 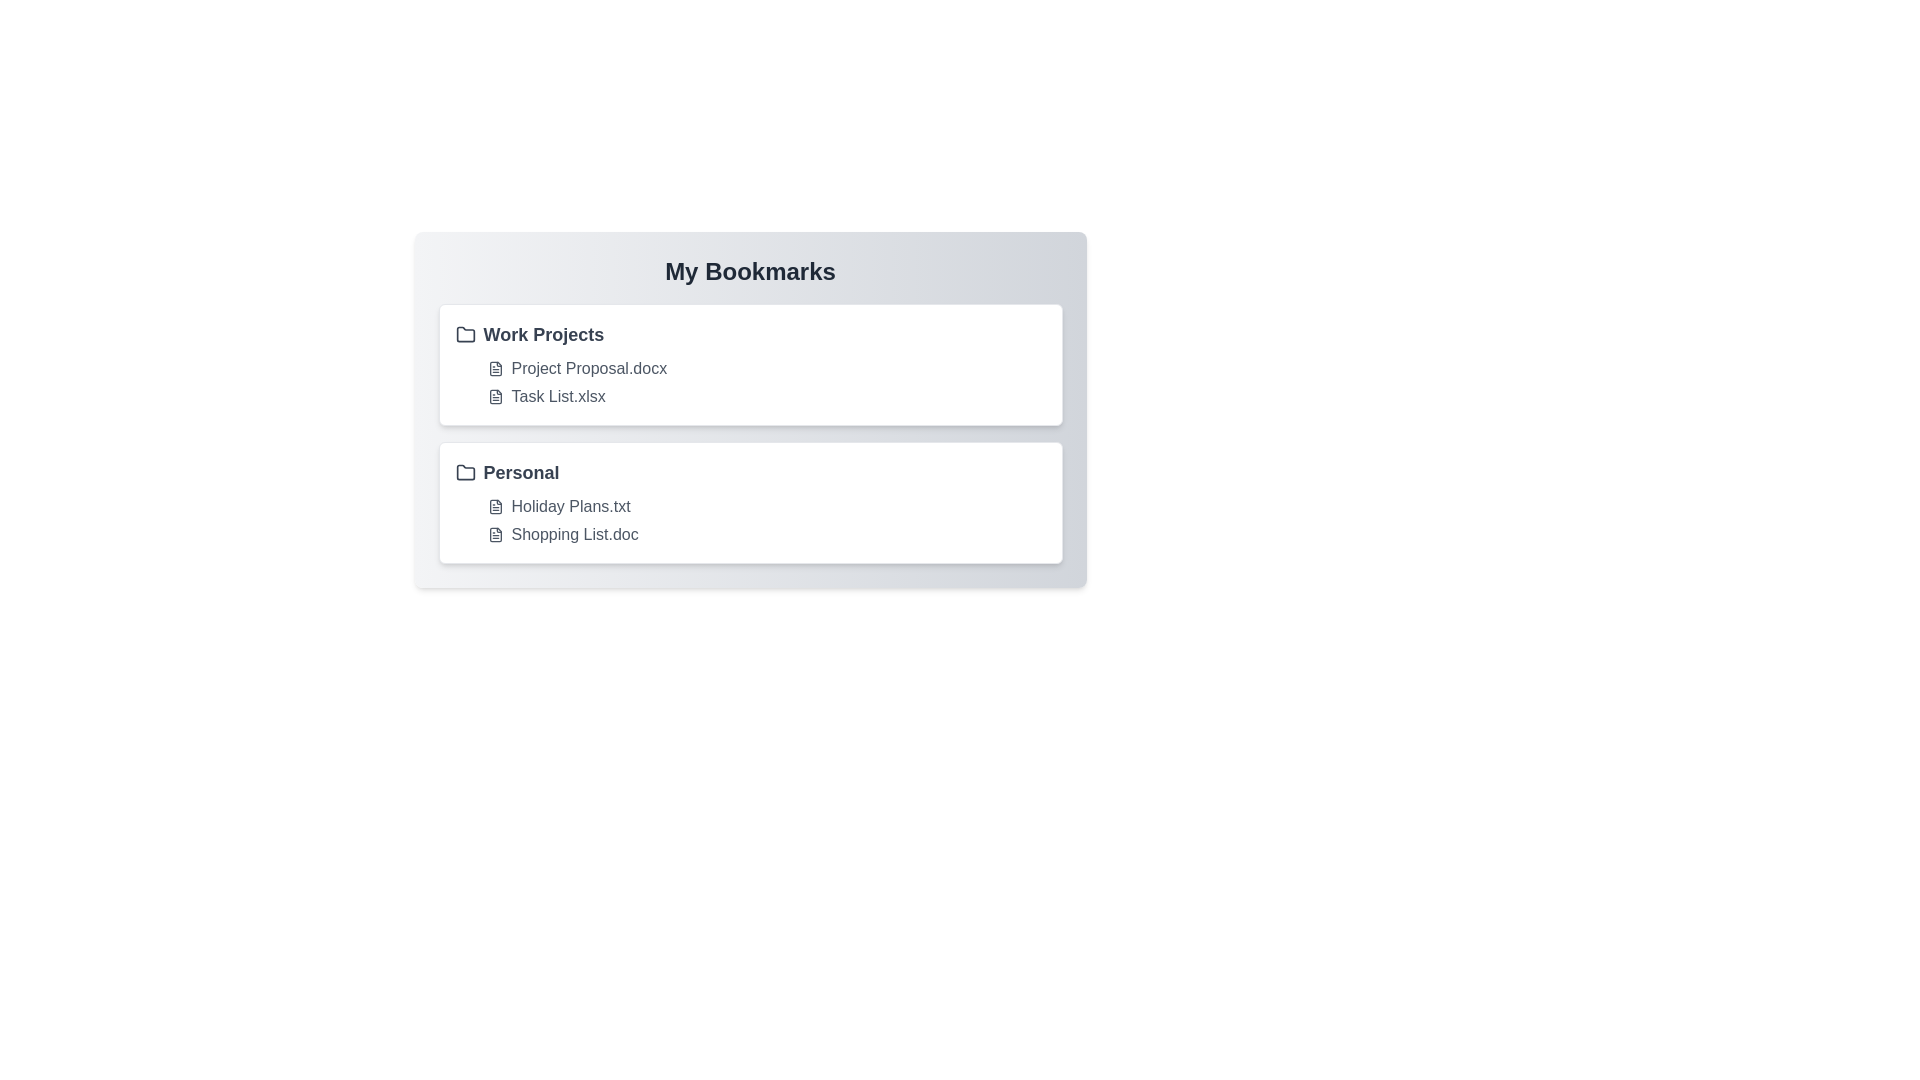 What do you see at coordinates (495, 534) in the screenshot?
I see `the document icon representing 'Shopping List.doc', which is located to the left of the text in the second subgroup under the 'Personal' category` at bounding box center [495, 534].